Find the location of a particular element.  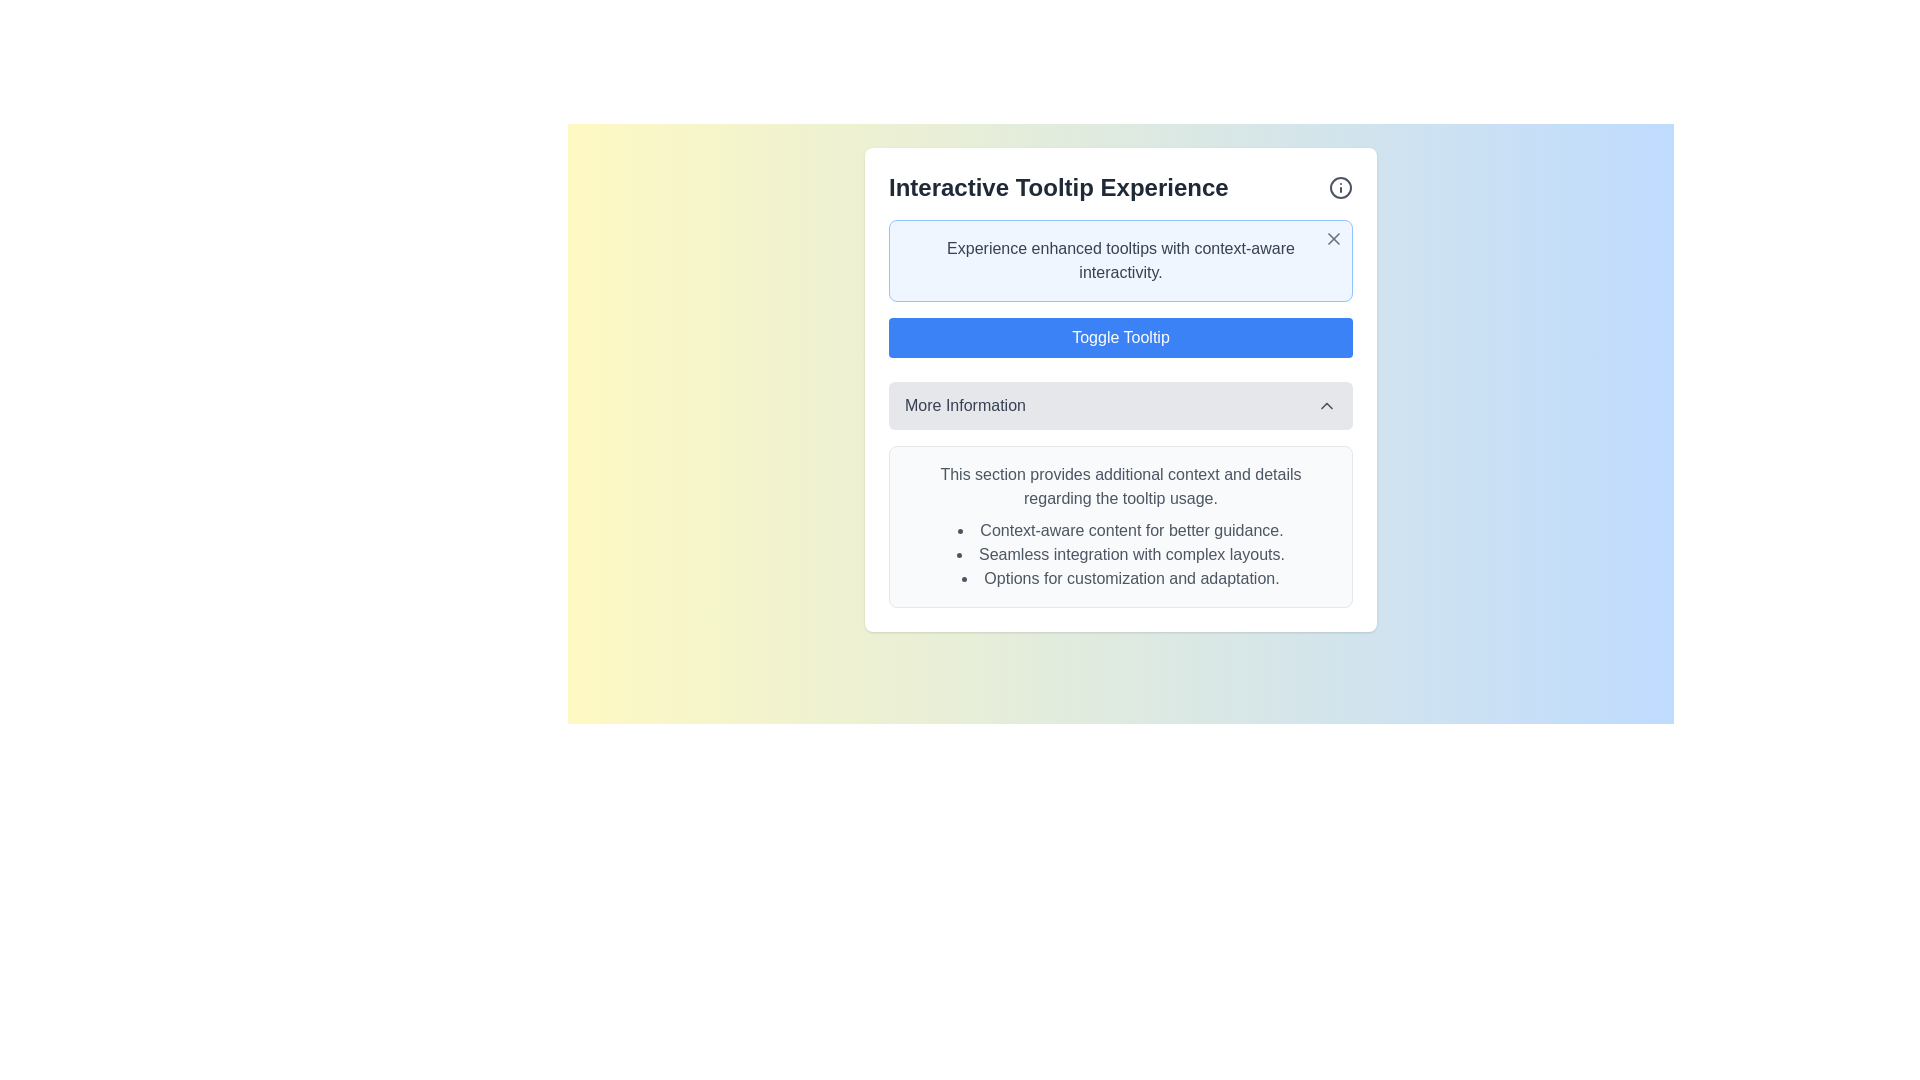

the text label displaying 'This section provides additional context and details regarding the tooltip usage.' located in the 'More Information' section is located at coordinates (1121, 486).